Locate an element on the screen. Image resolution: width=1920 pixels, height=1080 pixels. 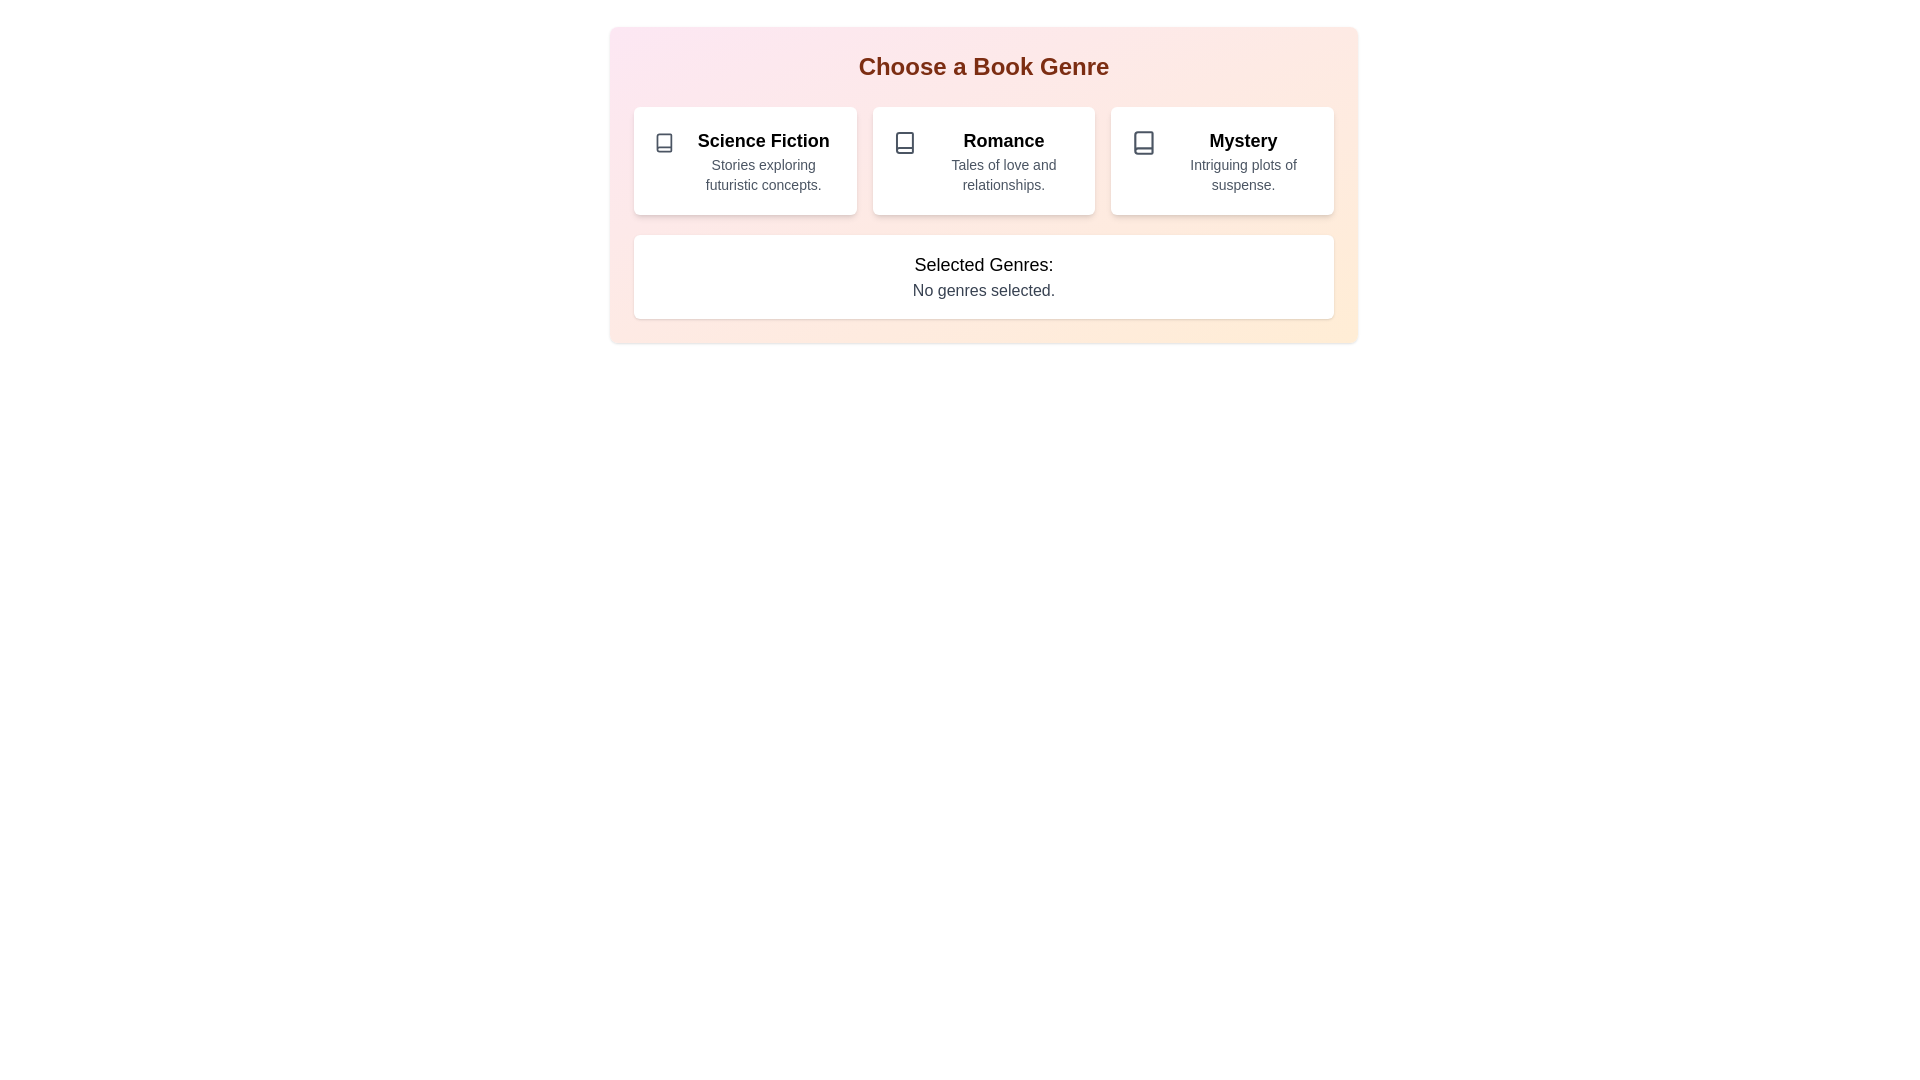
the book icon located at the top center of the Romance card under the heading 'Choose a Book Genre' is located at coordinates (903, 141).